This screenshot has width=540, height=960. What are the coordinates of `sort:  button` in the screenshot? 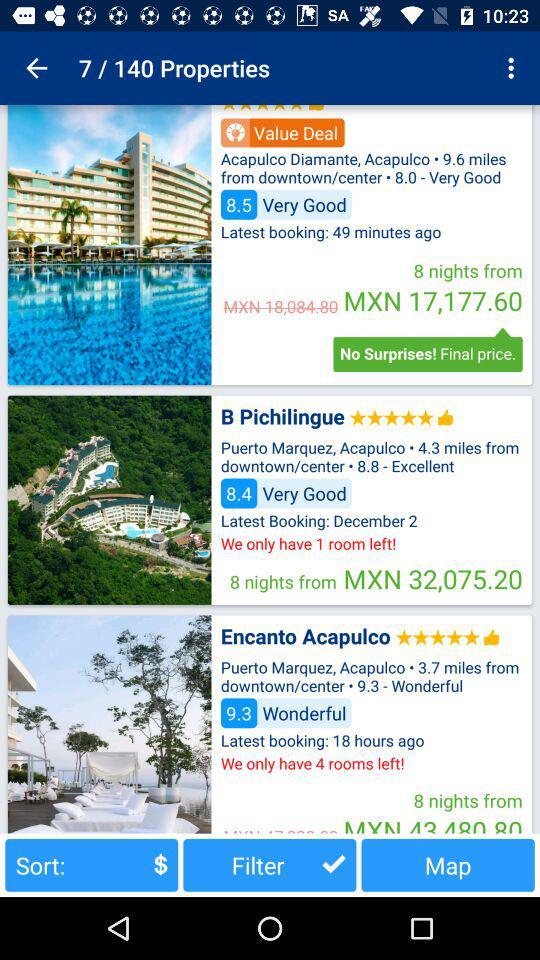 It's located at (90, 864).